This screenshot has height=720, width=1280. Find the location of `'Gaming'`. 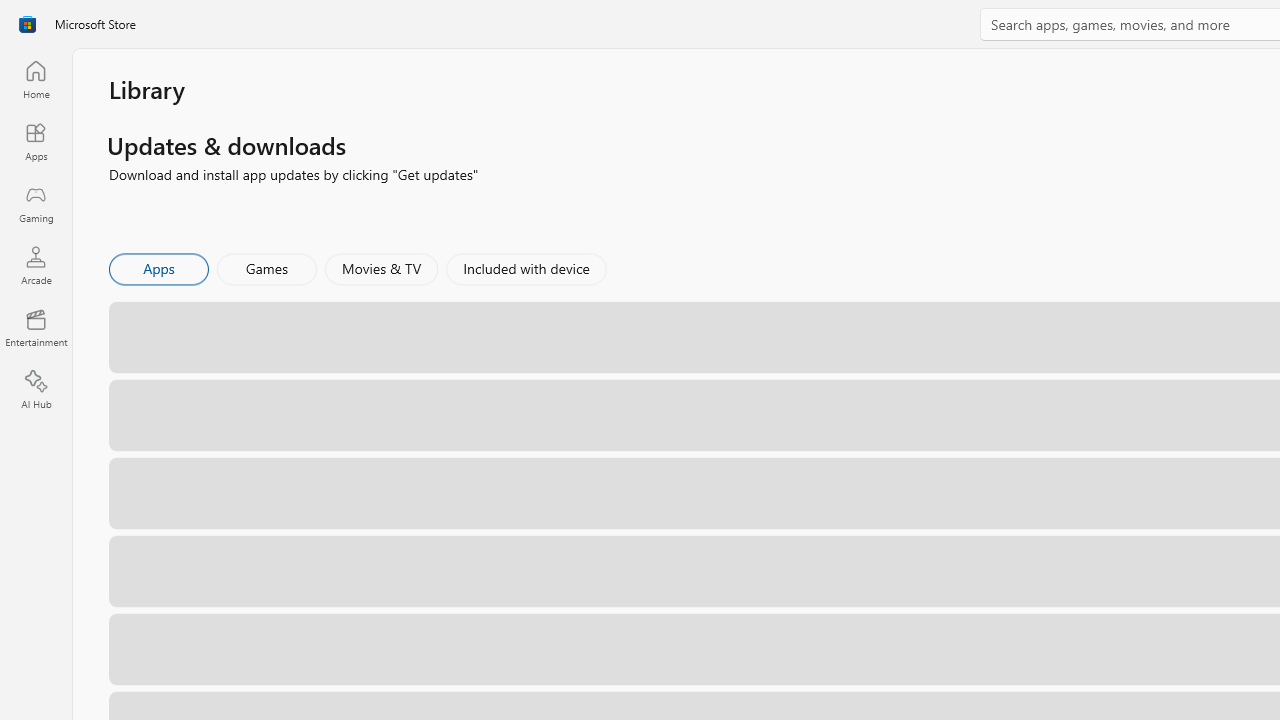

'Gaming' is located at coordinates (35, 203).